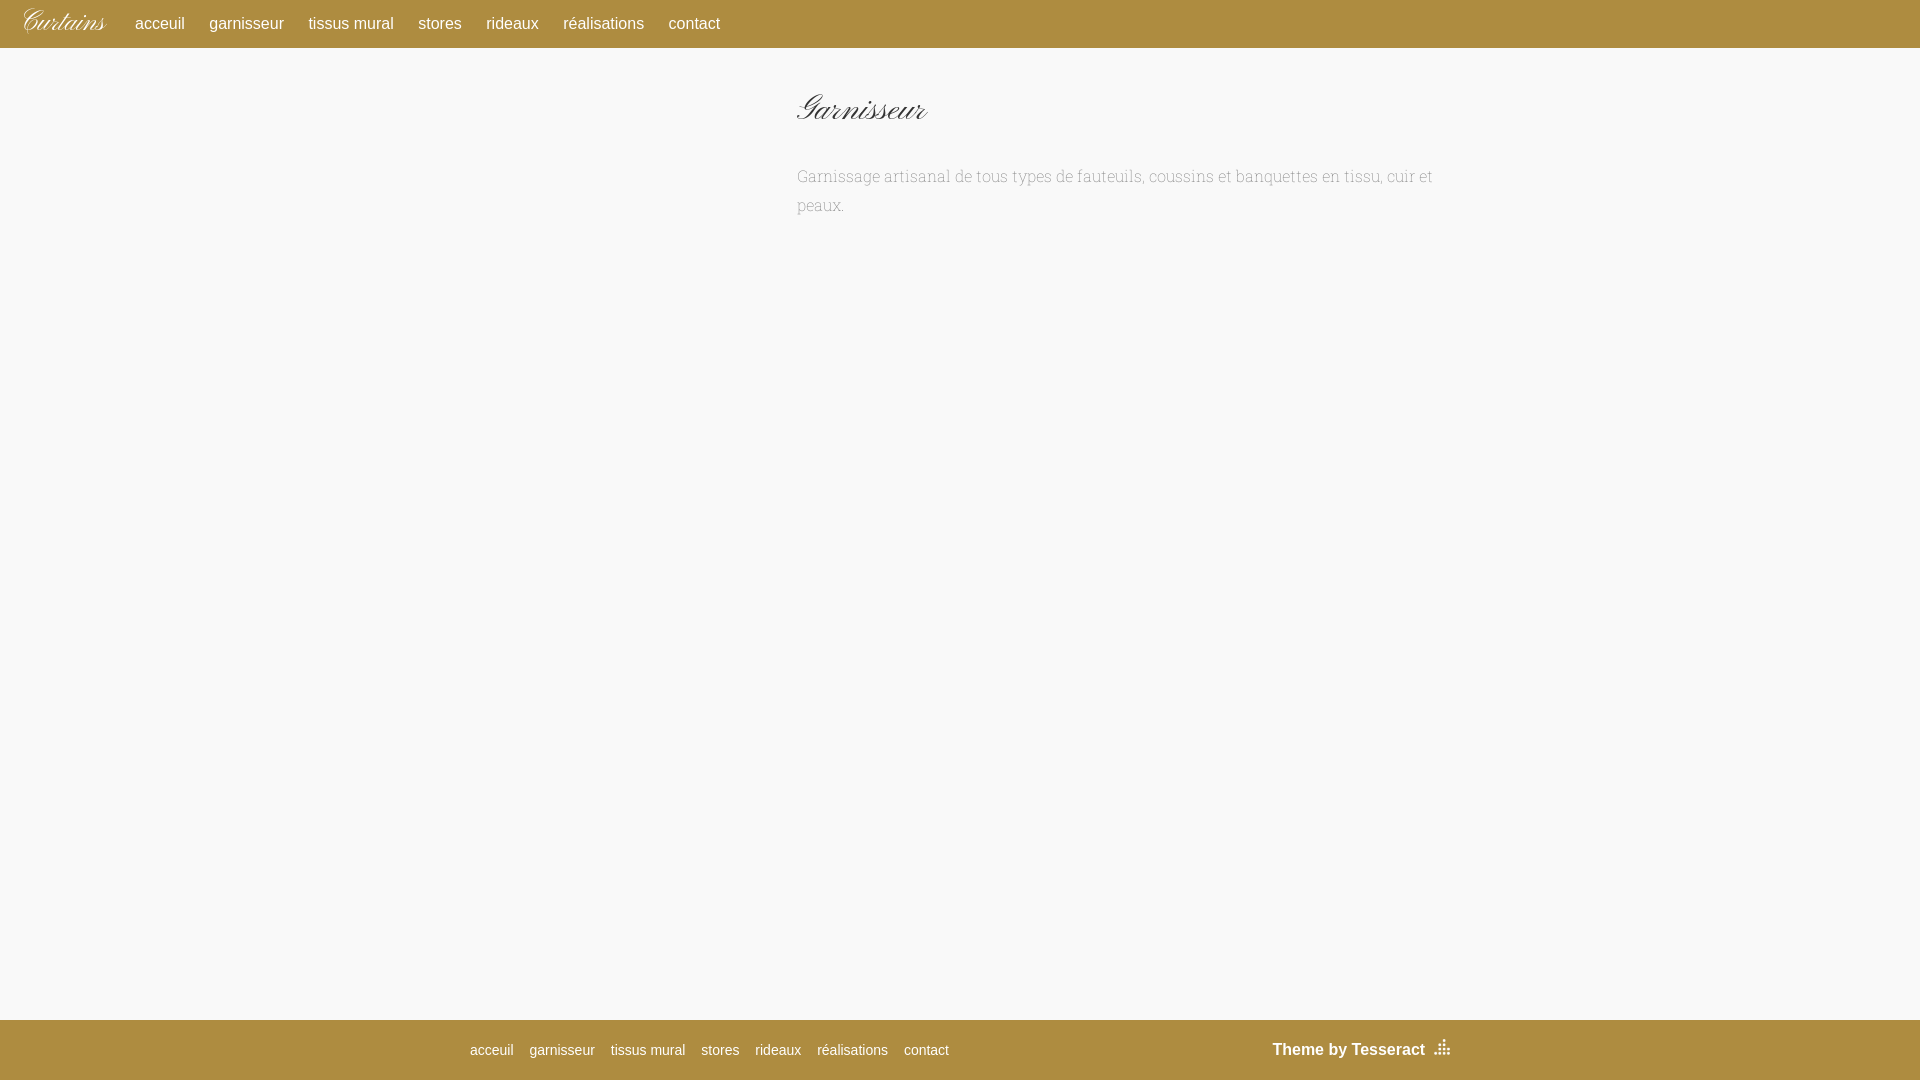  I want to click on 'contact', so click(695, 23).